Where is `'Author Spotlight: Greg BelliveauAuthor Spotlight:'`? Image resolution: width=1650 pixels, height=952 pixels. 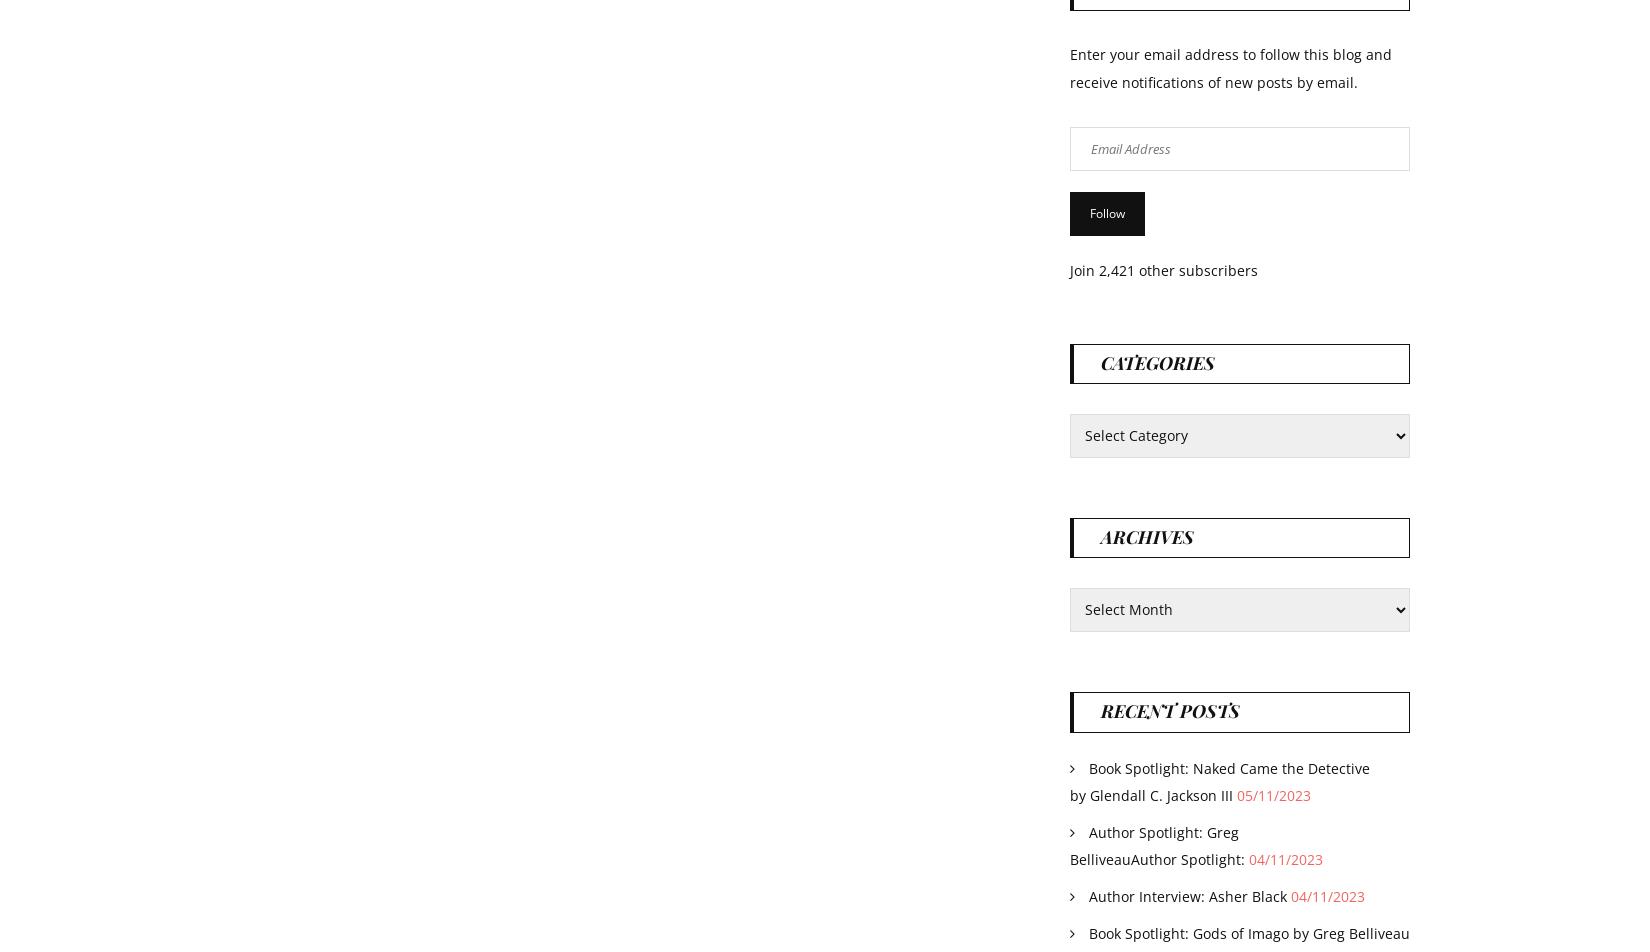 'Author Spotlight: Greg BelliveauAuthor Spotlight:' is located at coordinates (1070, 844).